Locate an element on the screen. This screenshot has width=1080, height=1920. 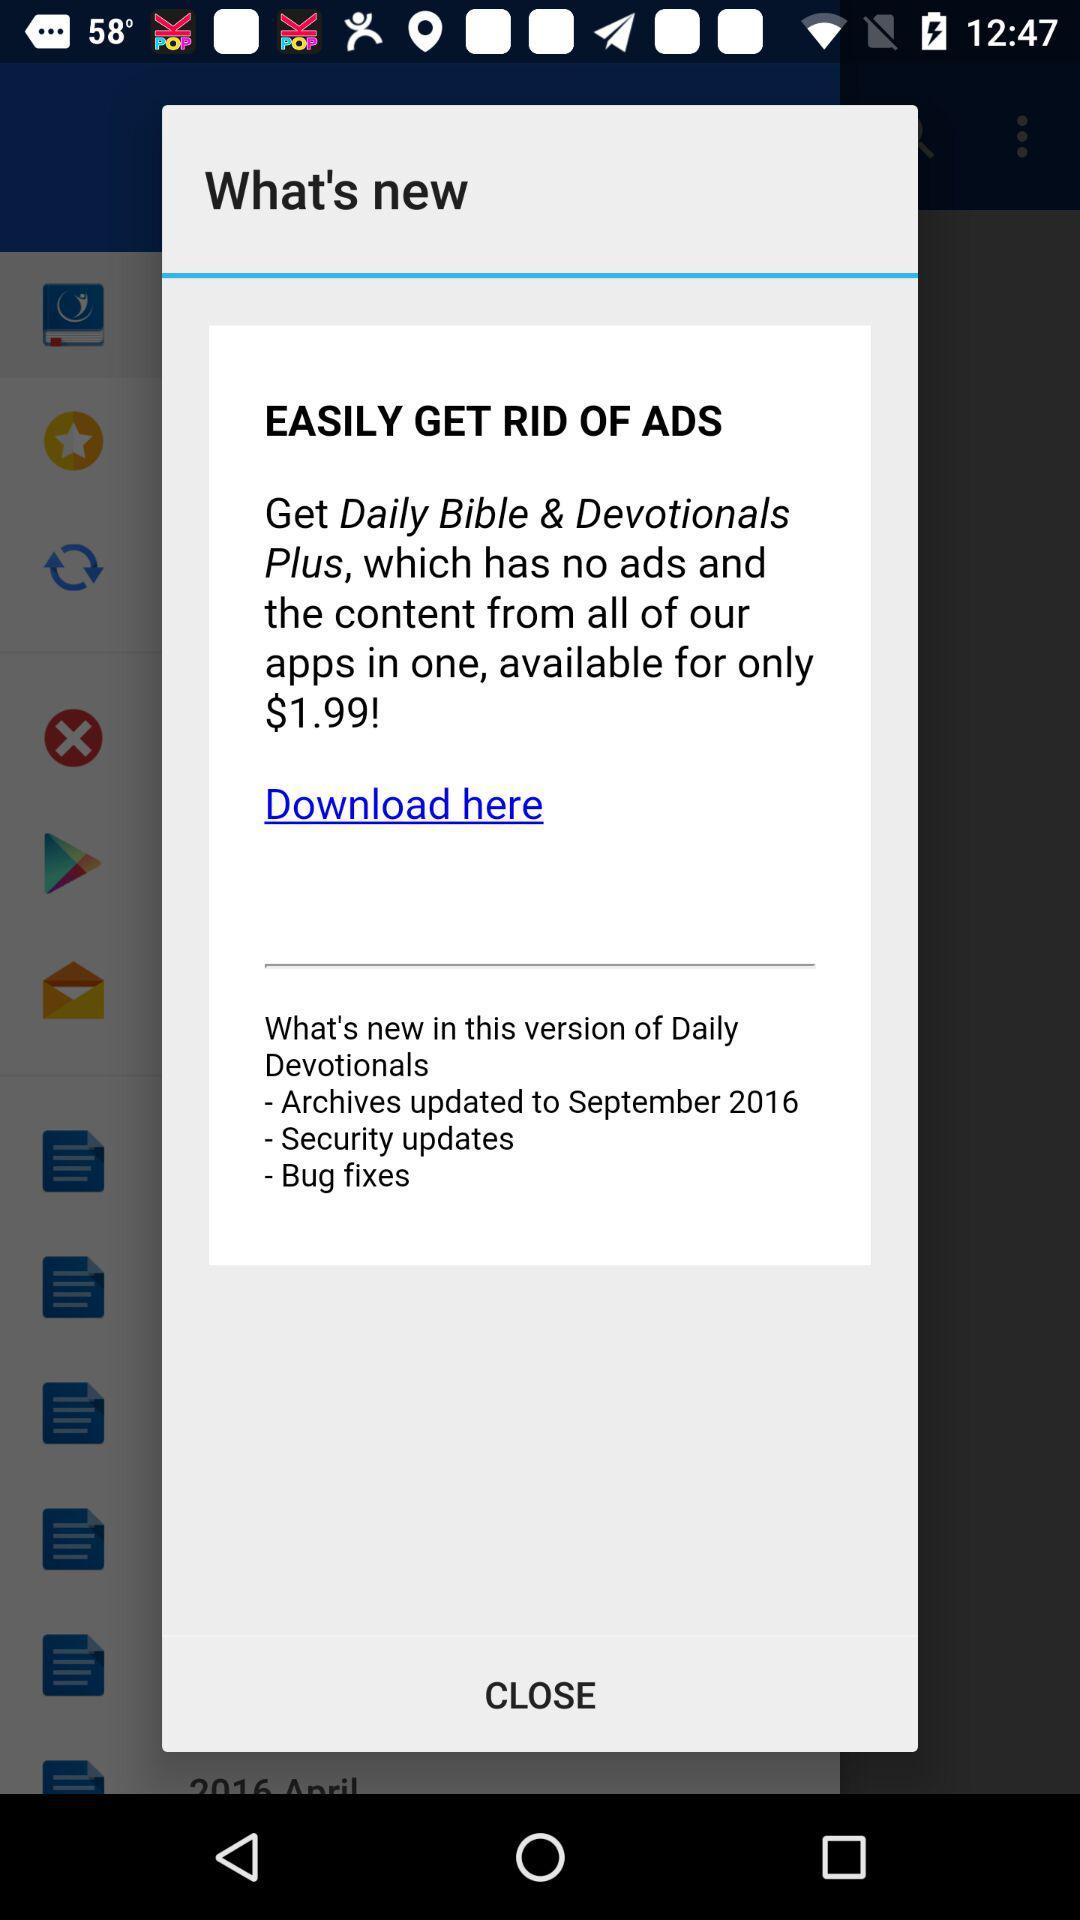
icon at the center is located at coordinates (540, 955).